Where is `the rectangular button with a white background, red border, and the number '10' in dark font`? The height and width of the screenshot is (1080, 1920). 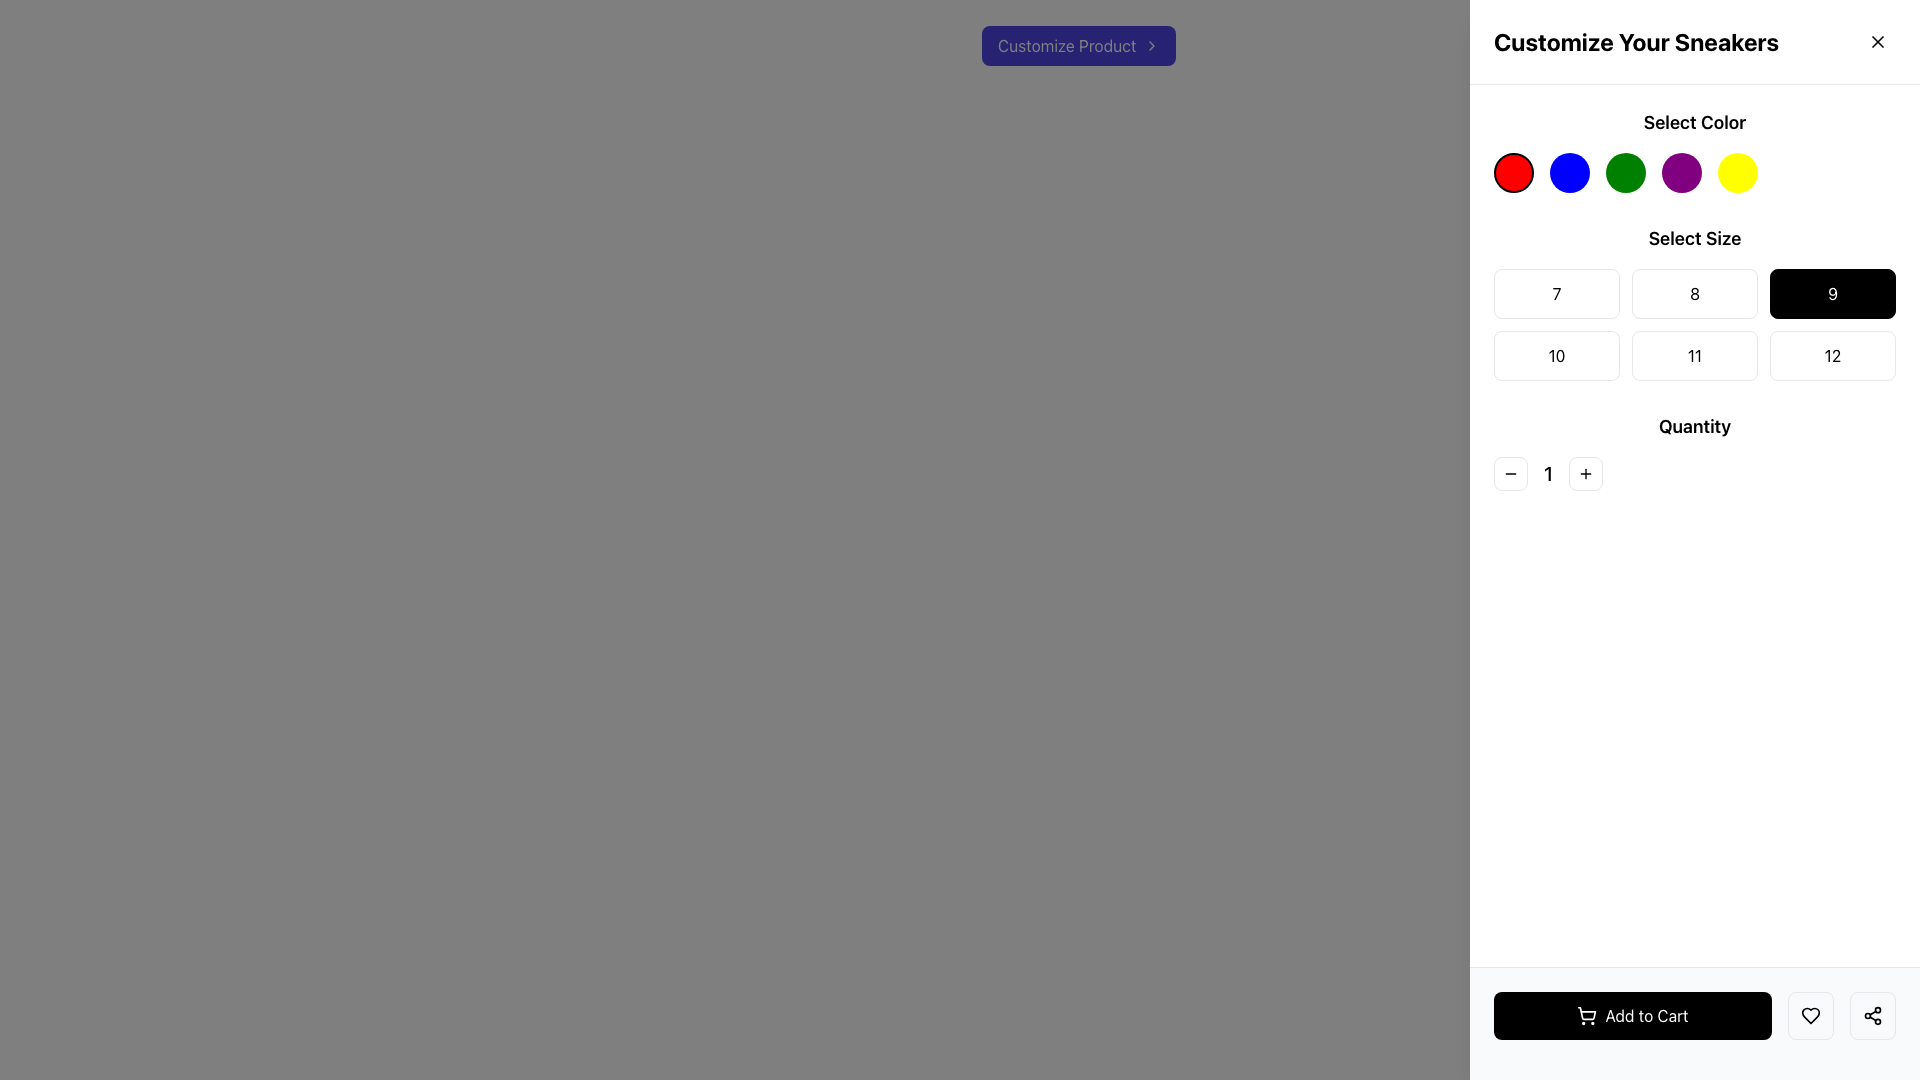
the rectangular button with a white background, red border, and the number '10' in dark font is located at coordinates (1555, 354).